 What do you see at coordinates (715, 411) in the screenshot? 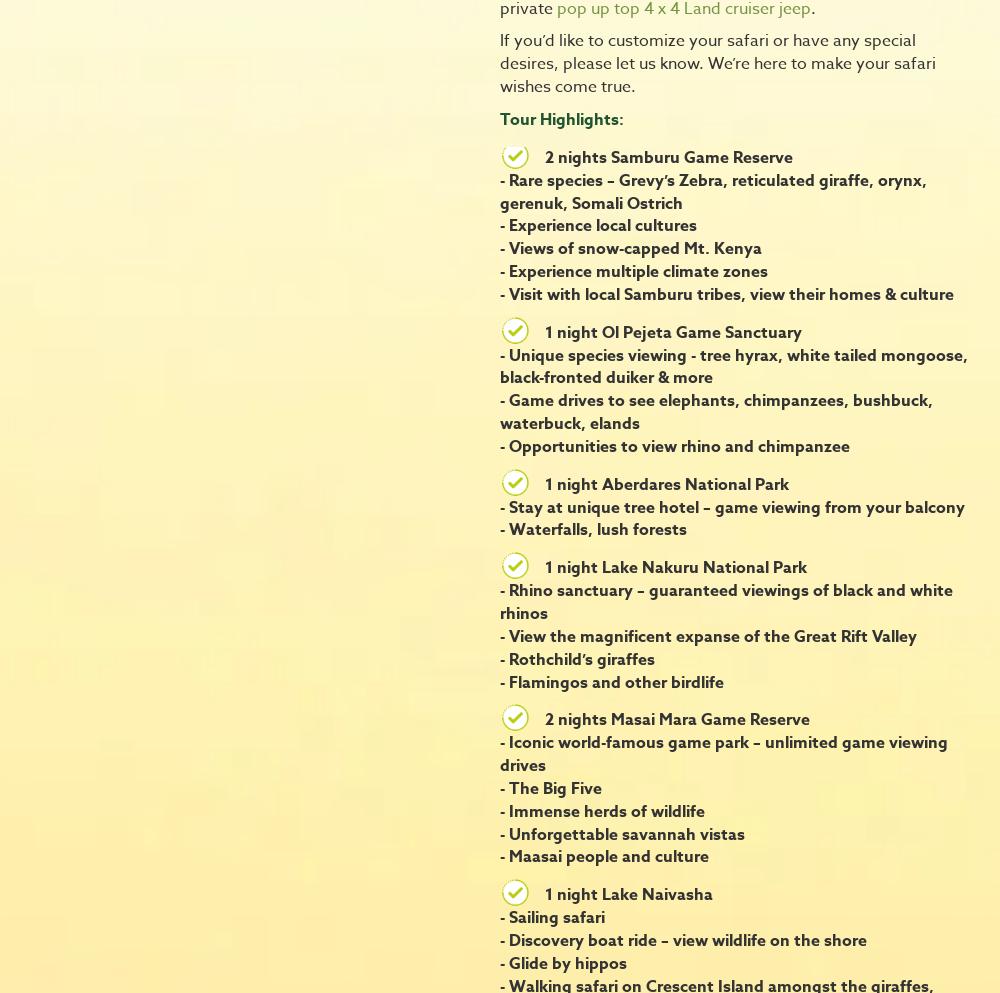
I see `'- Game drives to see elephants, chimpanzees, bushbuck, waterbuck, elands'` at bounding box center [715, 411].